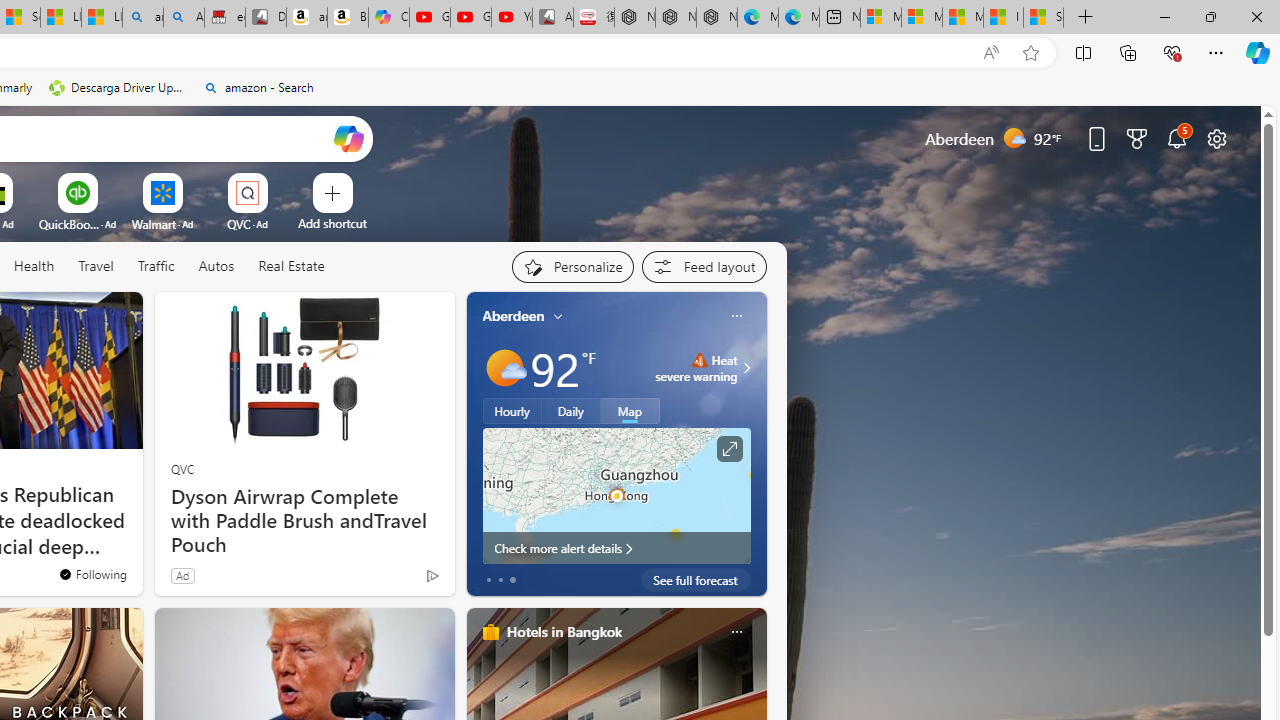 The height and width of the screenshot is (720, 1280). I want to click on 'Class: weather-arrow-glyph', so click(745, 367).